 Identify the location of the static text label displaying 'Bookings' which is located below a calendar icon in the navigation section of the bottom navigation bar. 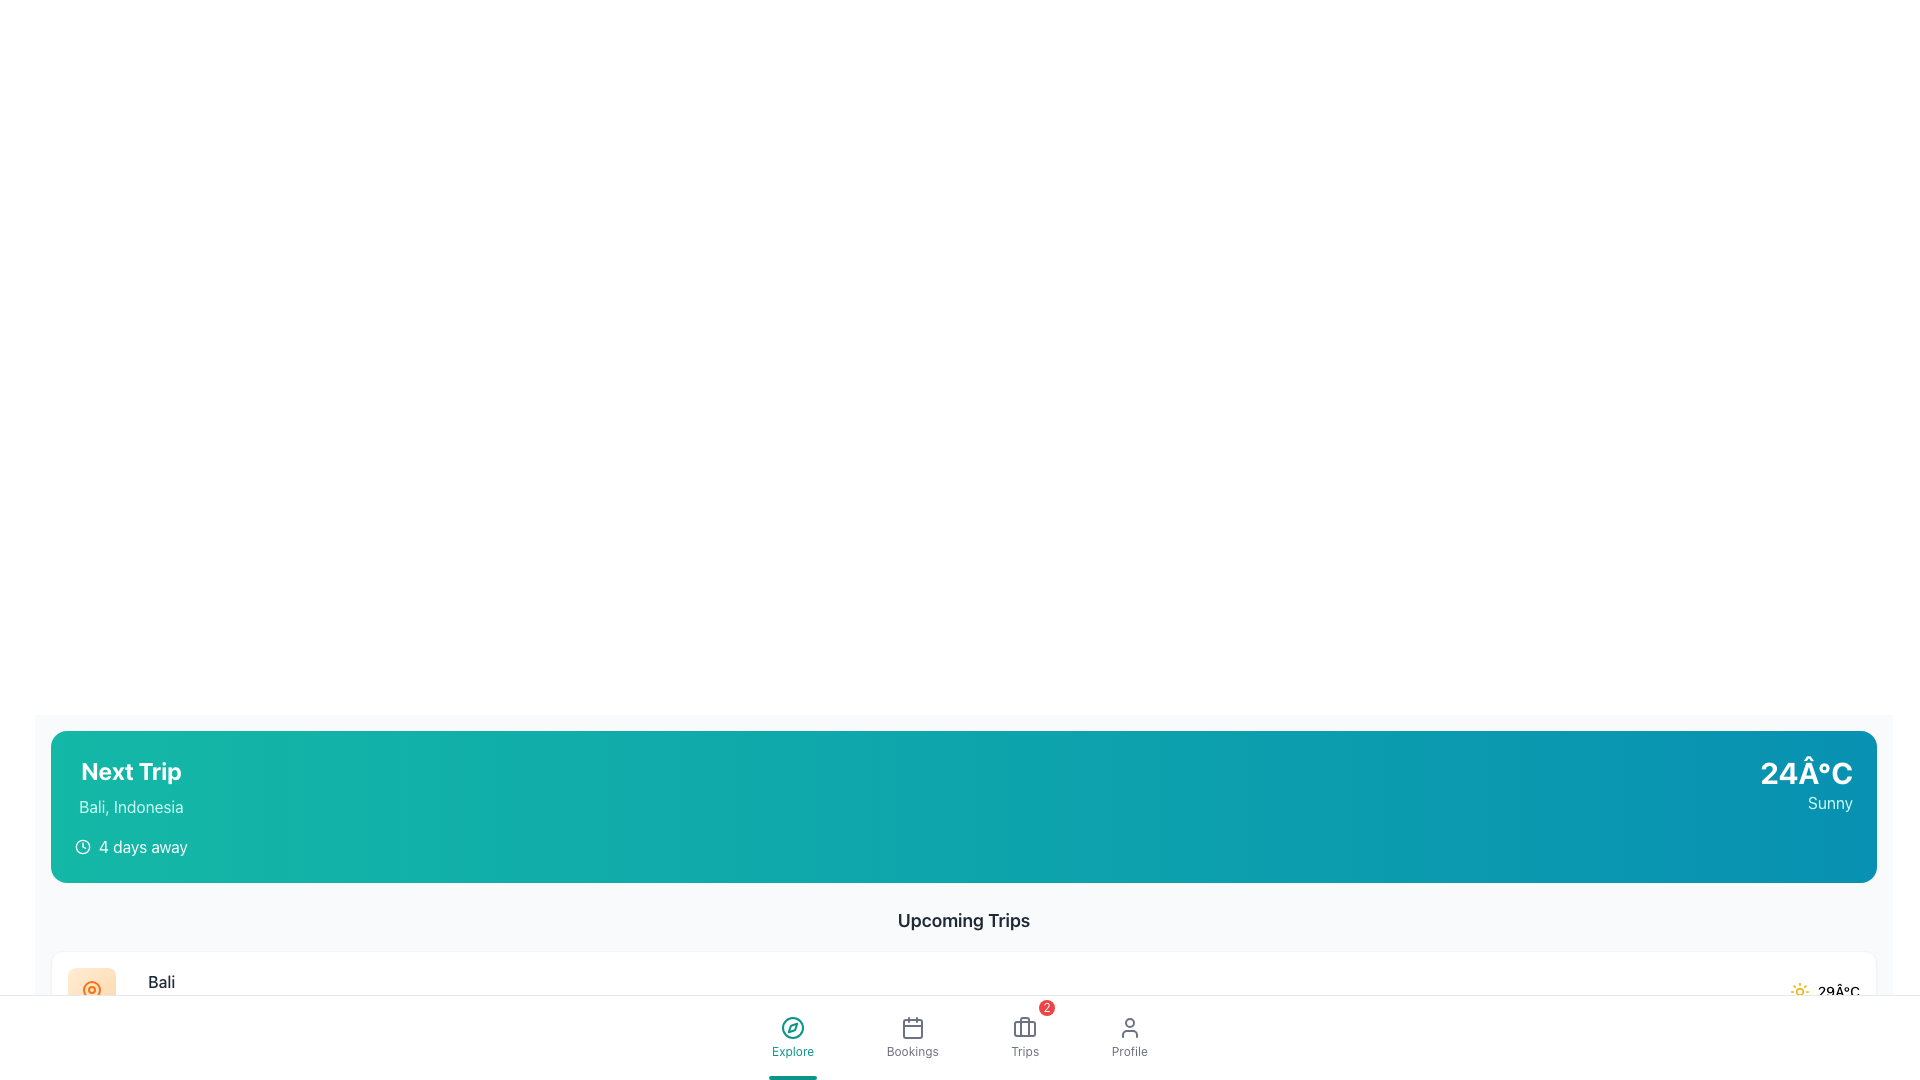
(911, 1051).